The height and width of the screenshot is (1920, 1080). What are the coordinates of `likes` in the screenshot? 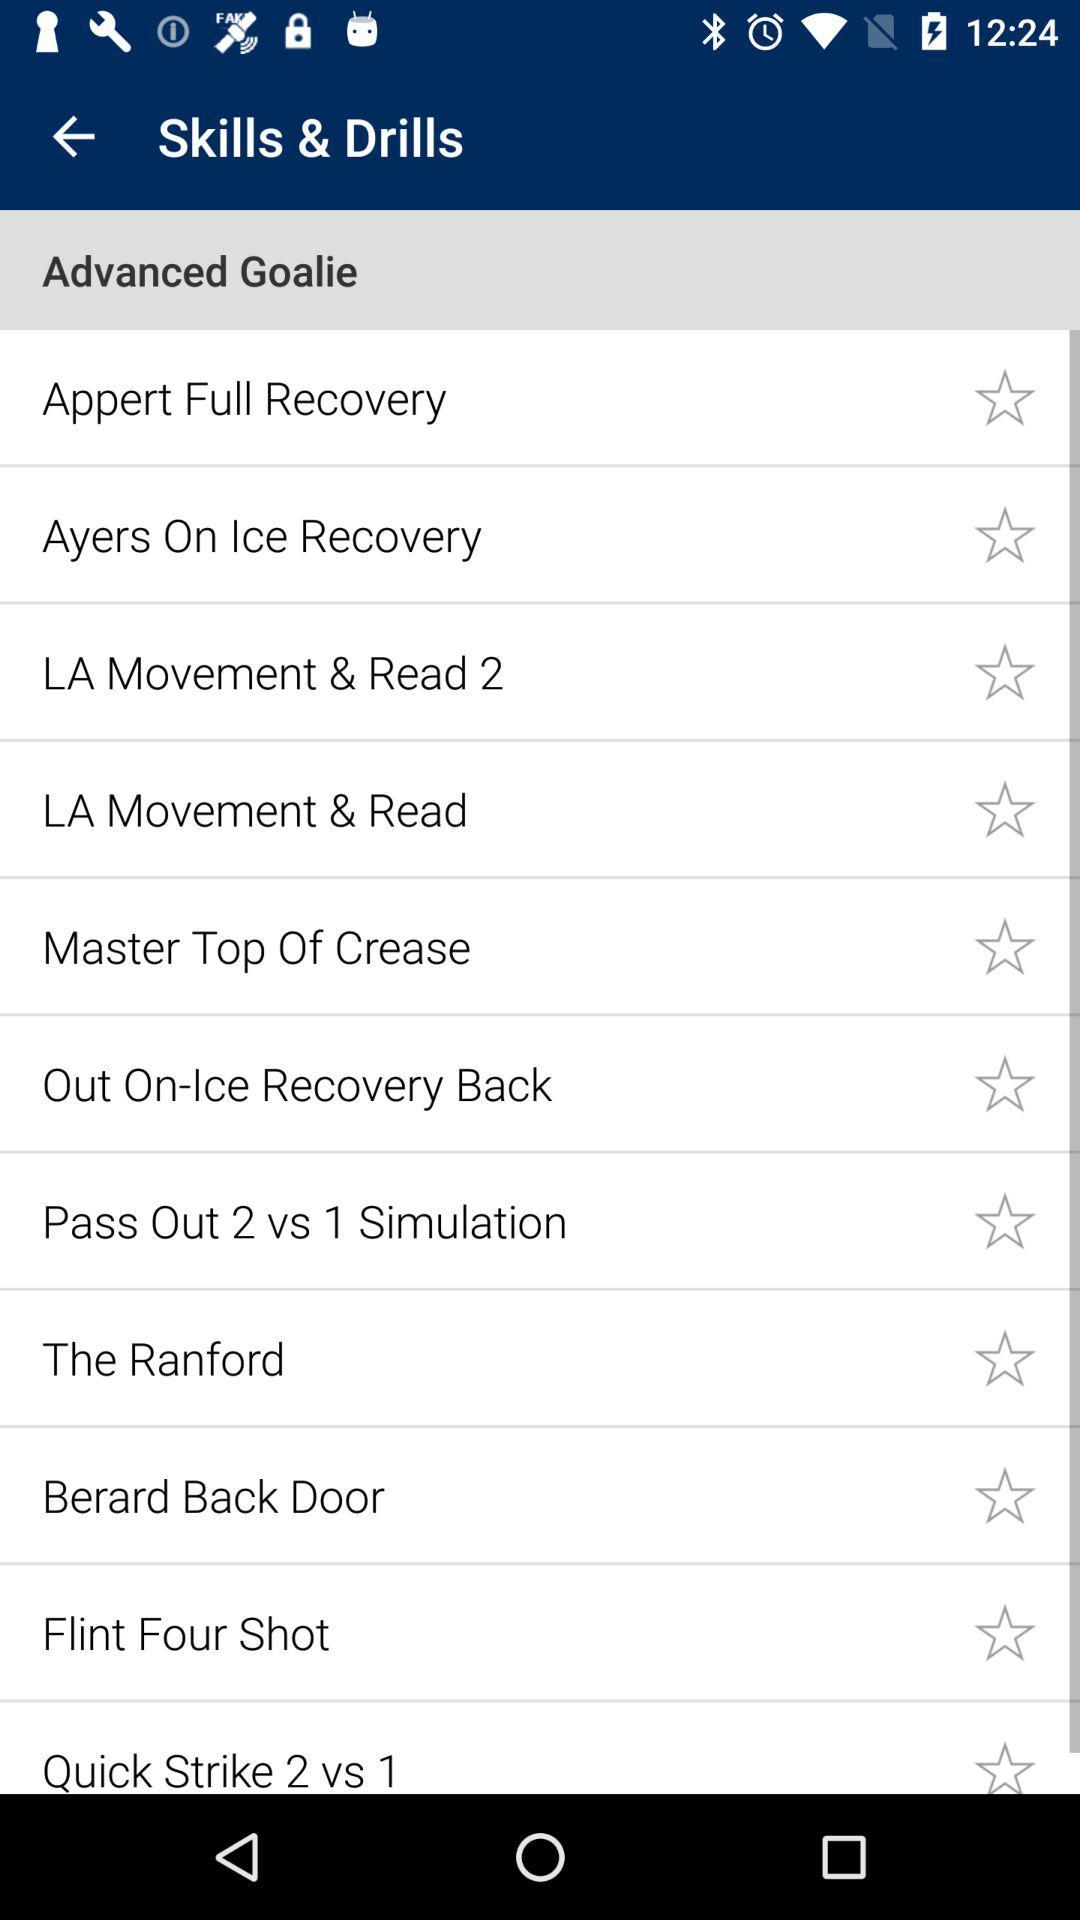 It's located at (1026, 1082).